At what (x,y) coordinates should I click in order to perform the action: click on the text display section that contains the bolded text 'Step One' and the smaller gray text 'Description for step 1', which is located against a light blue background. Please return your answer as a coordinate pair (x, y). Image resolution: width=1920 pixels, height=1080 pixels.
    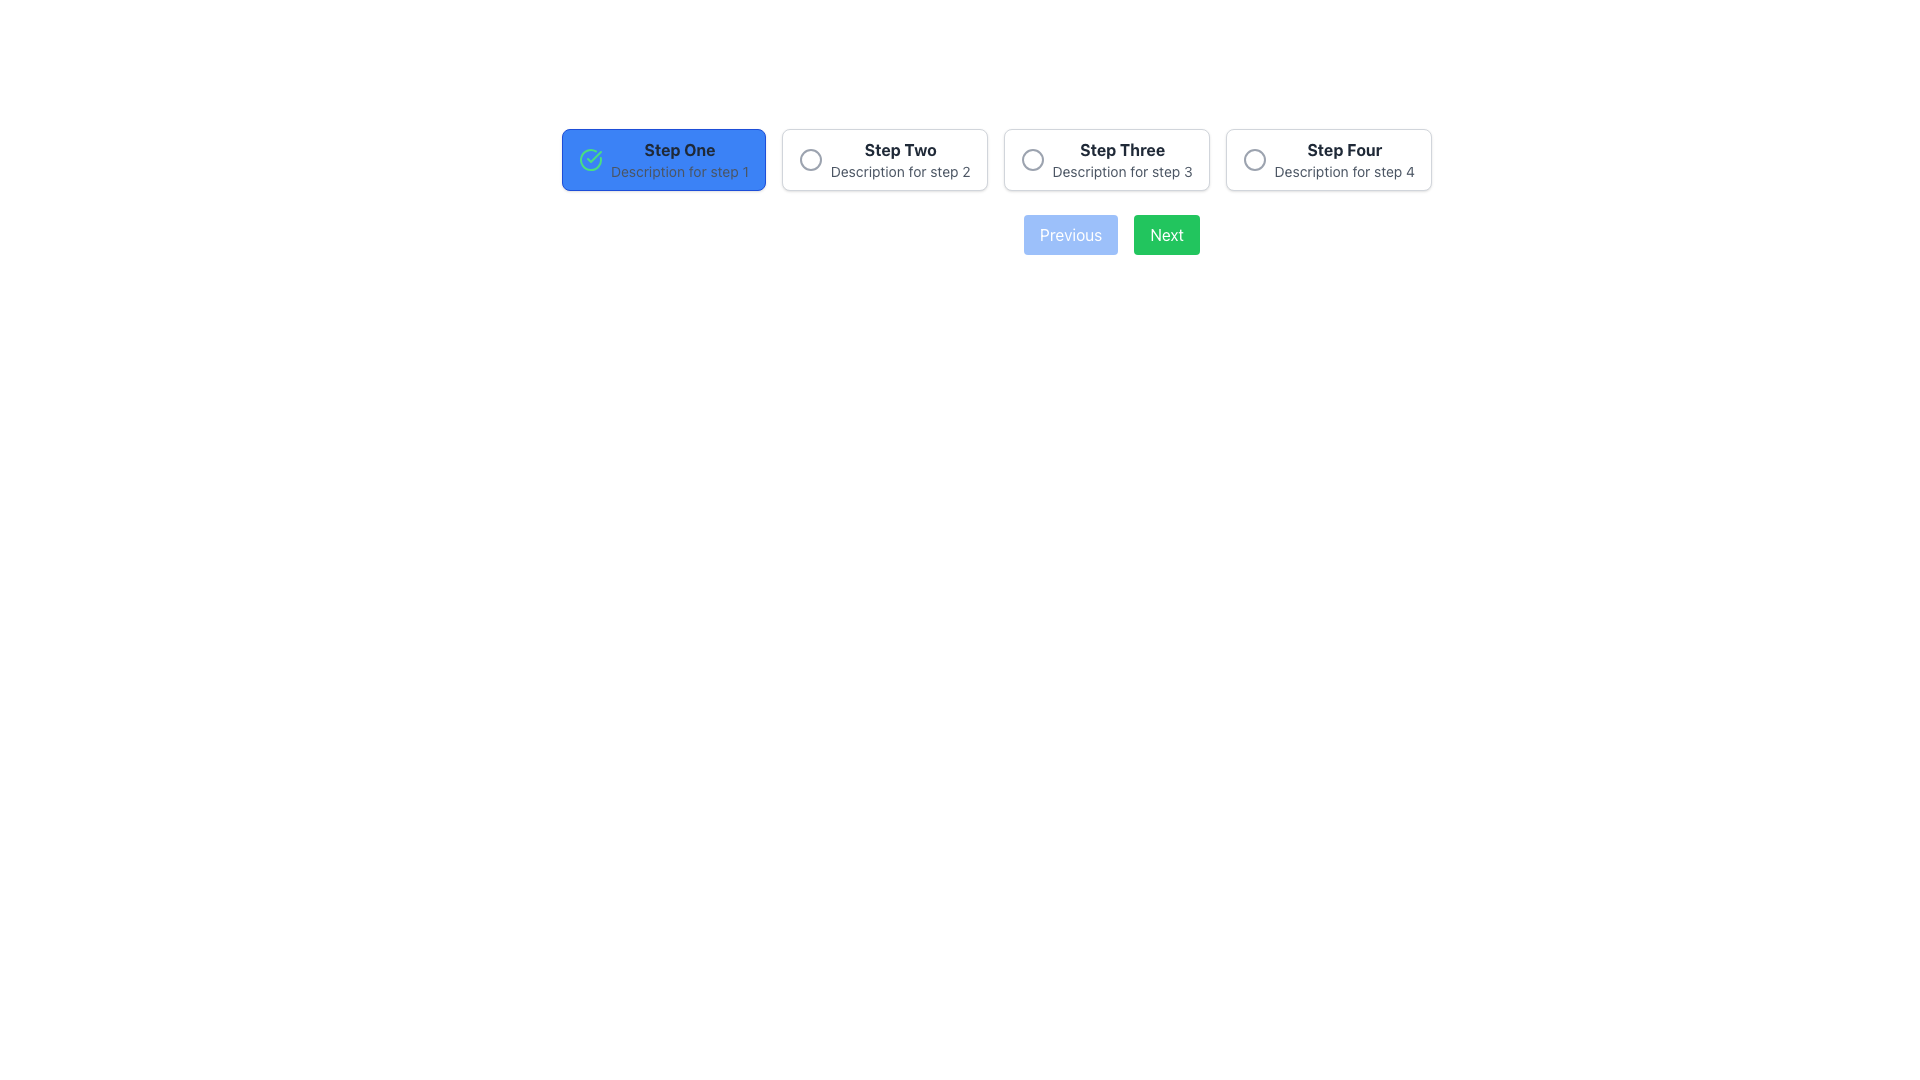
    Looking at the image, I should click on (679, 158).